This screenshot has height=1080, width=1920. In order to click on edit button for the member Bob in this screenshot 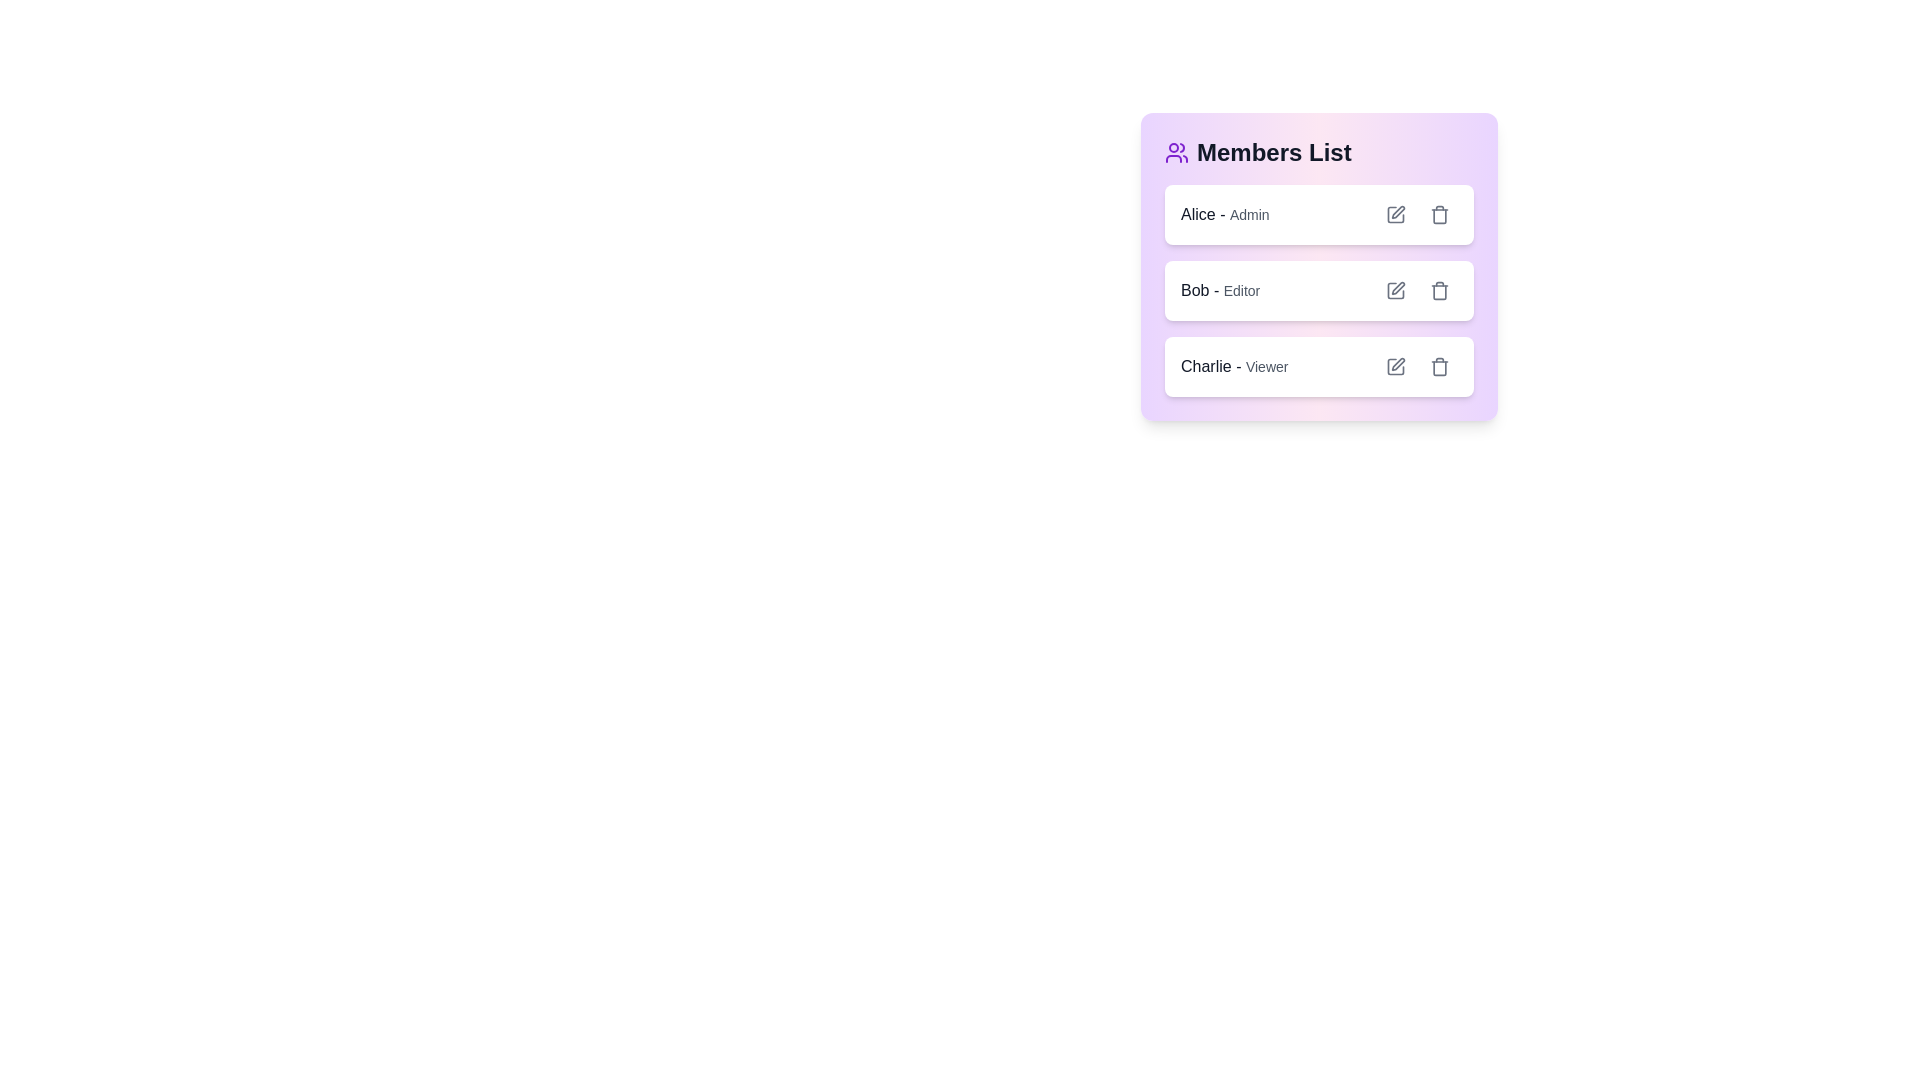, I will do `click(1395, 290)`.